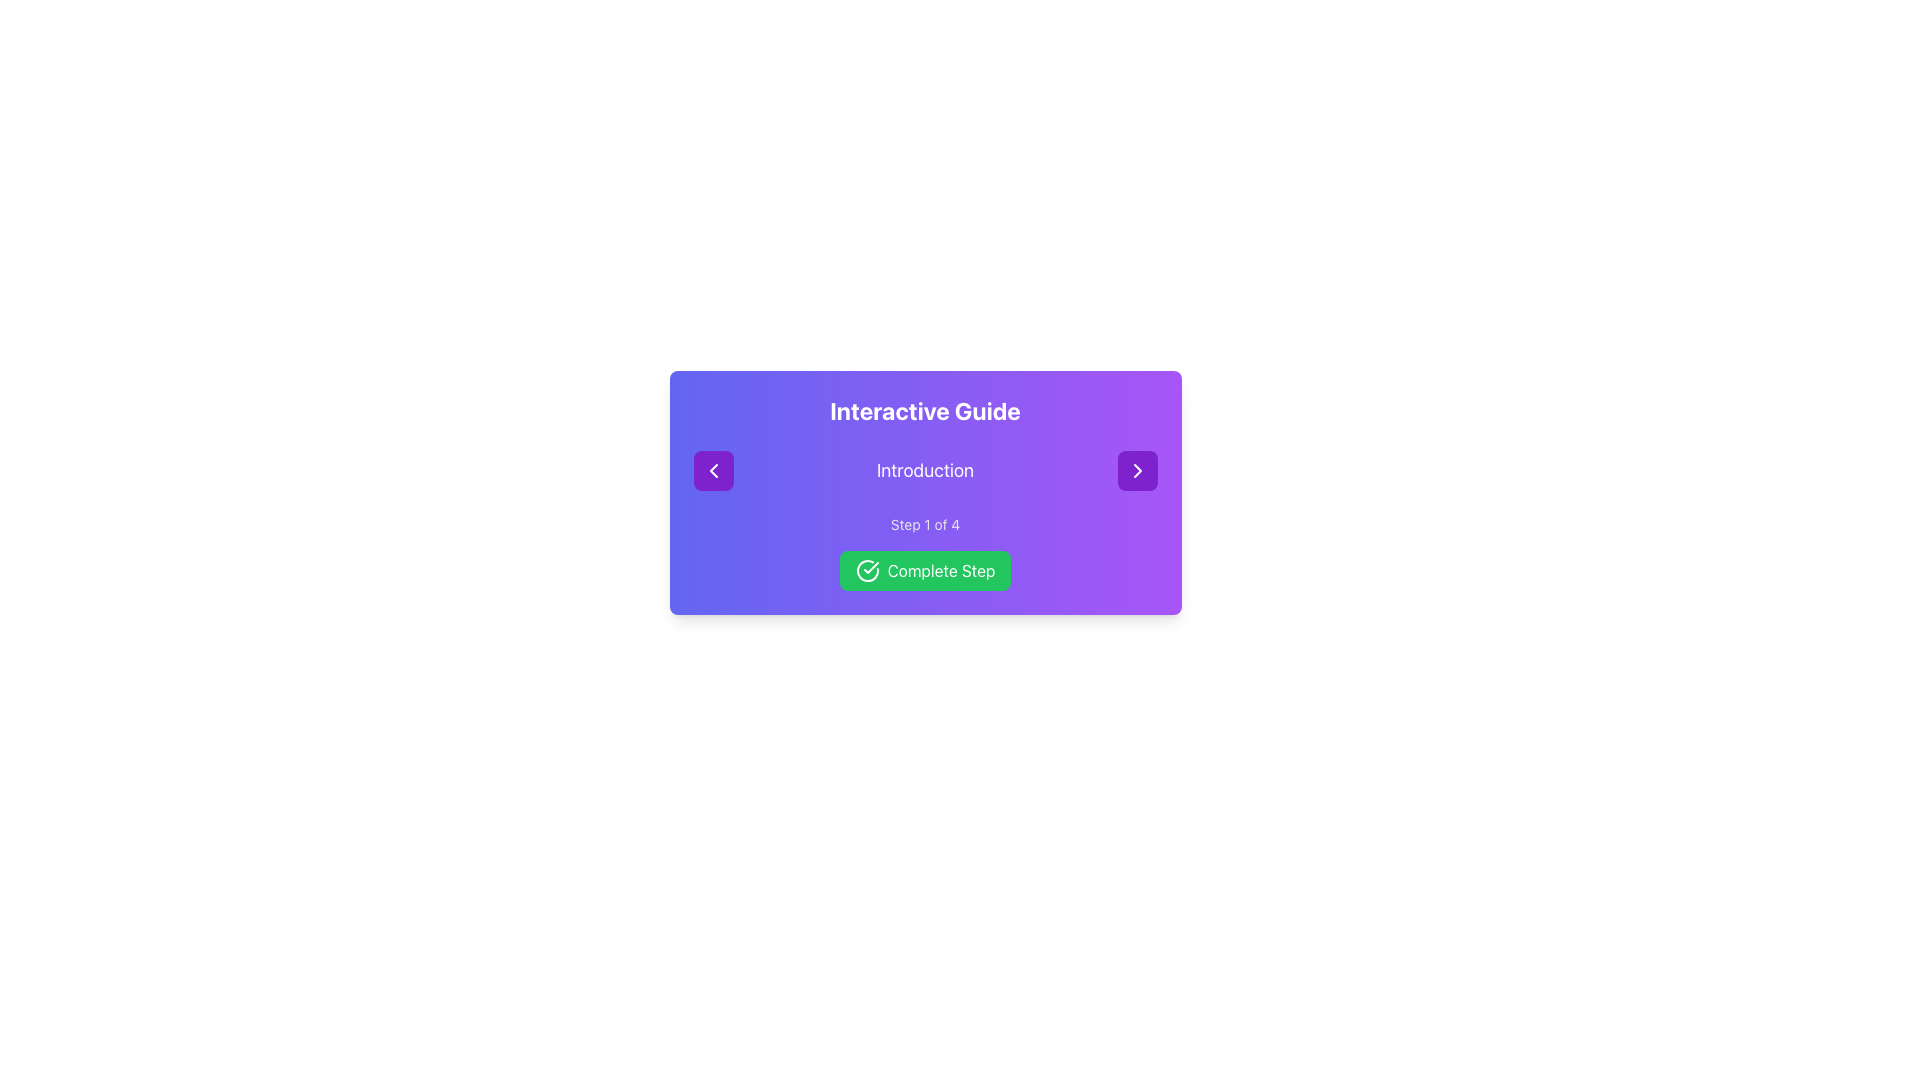  What do you see at coordinates (1137, 470) in the screenshot?
I see `the right navigation arrow within the button-like structure located in the top-right section of the purple card interface` at bounding box center [1137, 470].